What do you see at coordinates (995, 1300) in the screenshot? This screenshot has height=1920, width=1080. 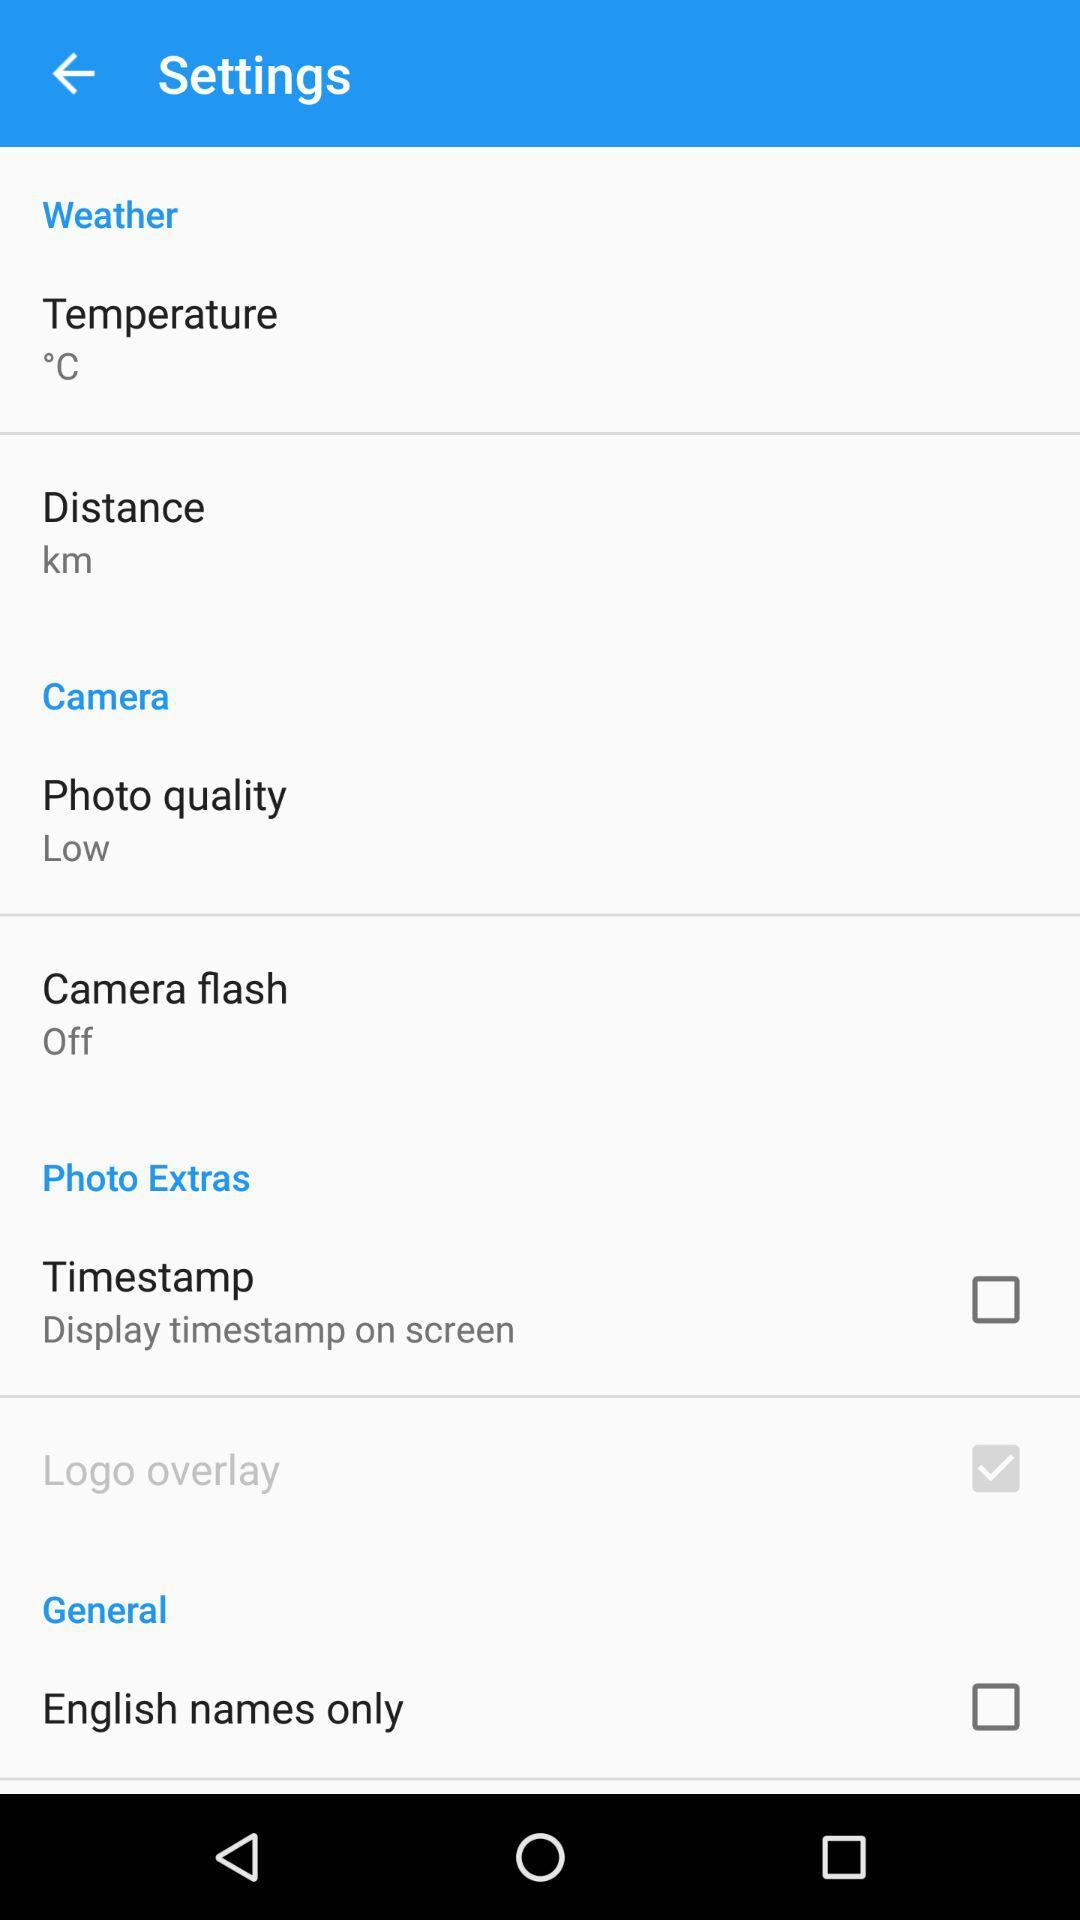 I see `the checkbox beside timestamp` at bounding box center [995, 1300].